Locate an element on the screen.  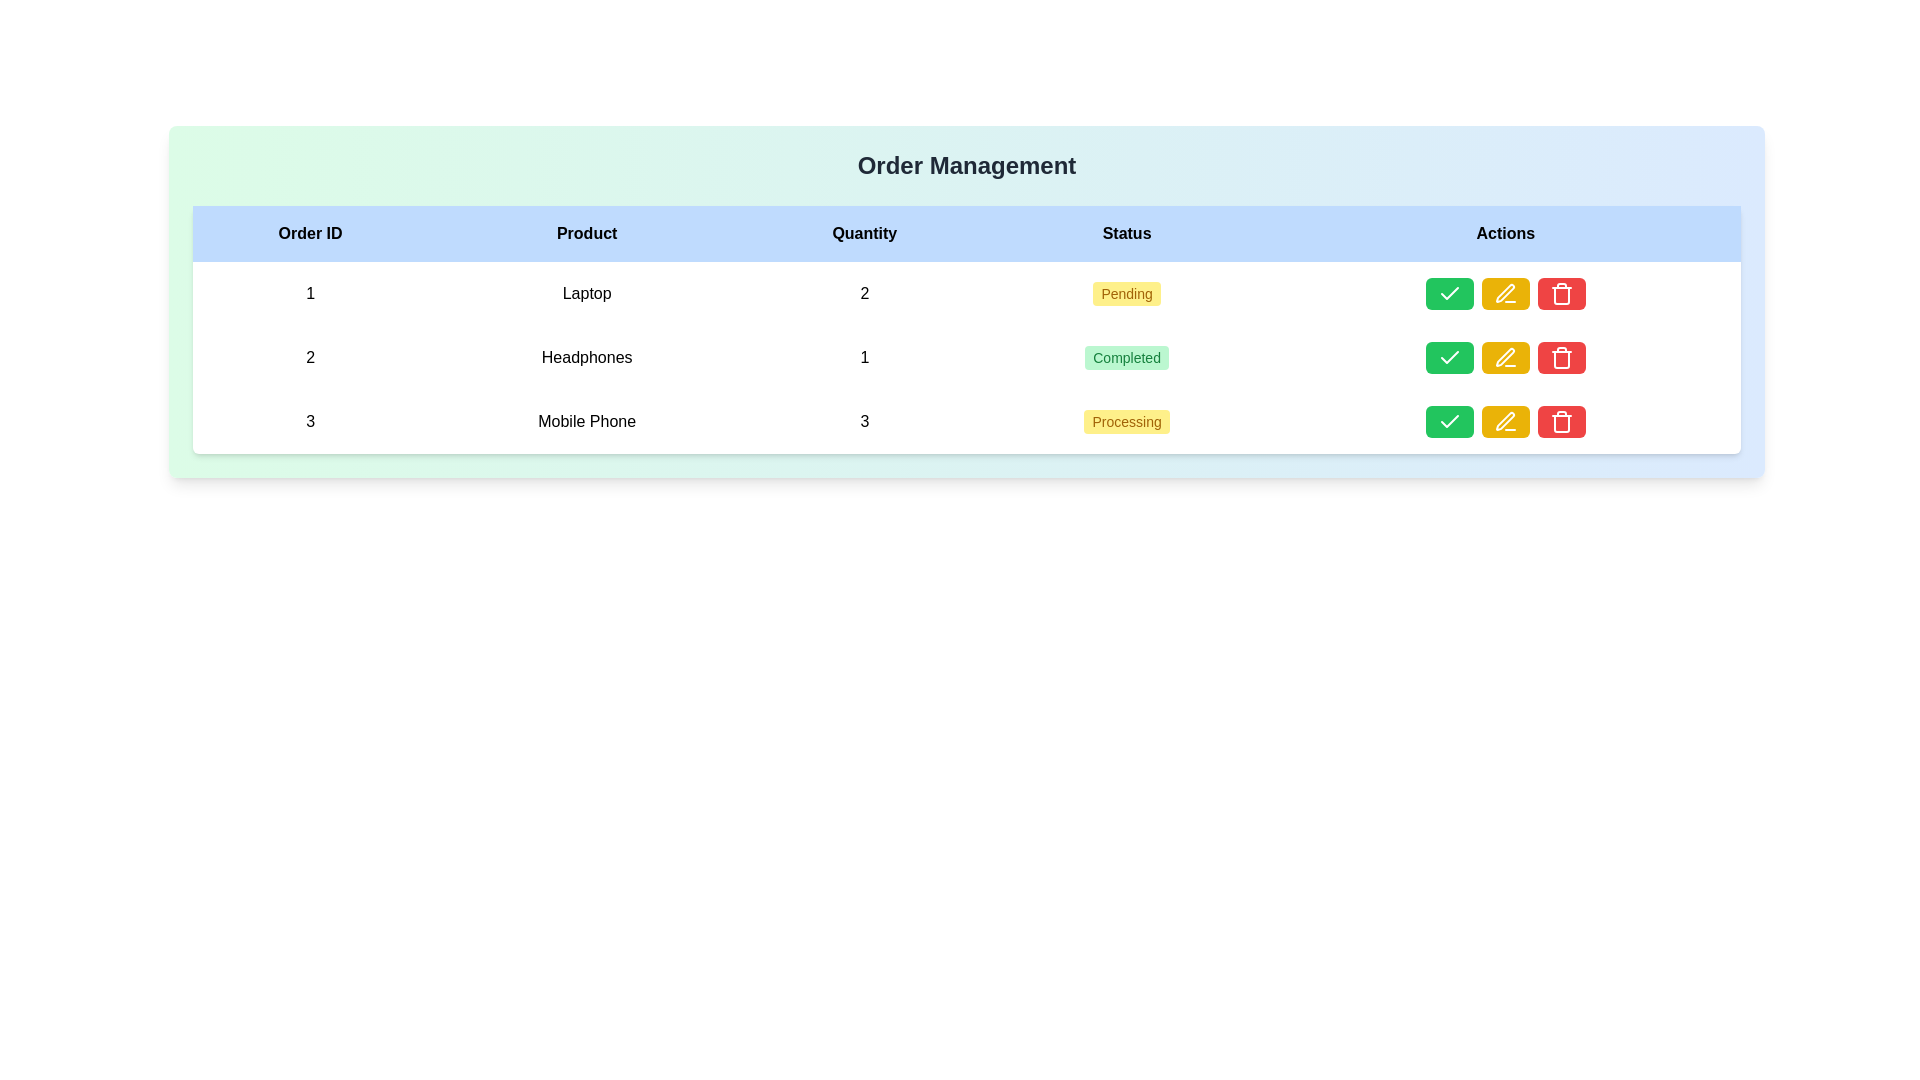
the yellow pen icon button located in the third row of the table under the 'Actions' column, aligned with the 'Mobile Phone' product is located at coordinates (1505, 420).